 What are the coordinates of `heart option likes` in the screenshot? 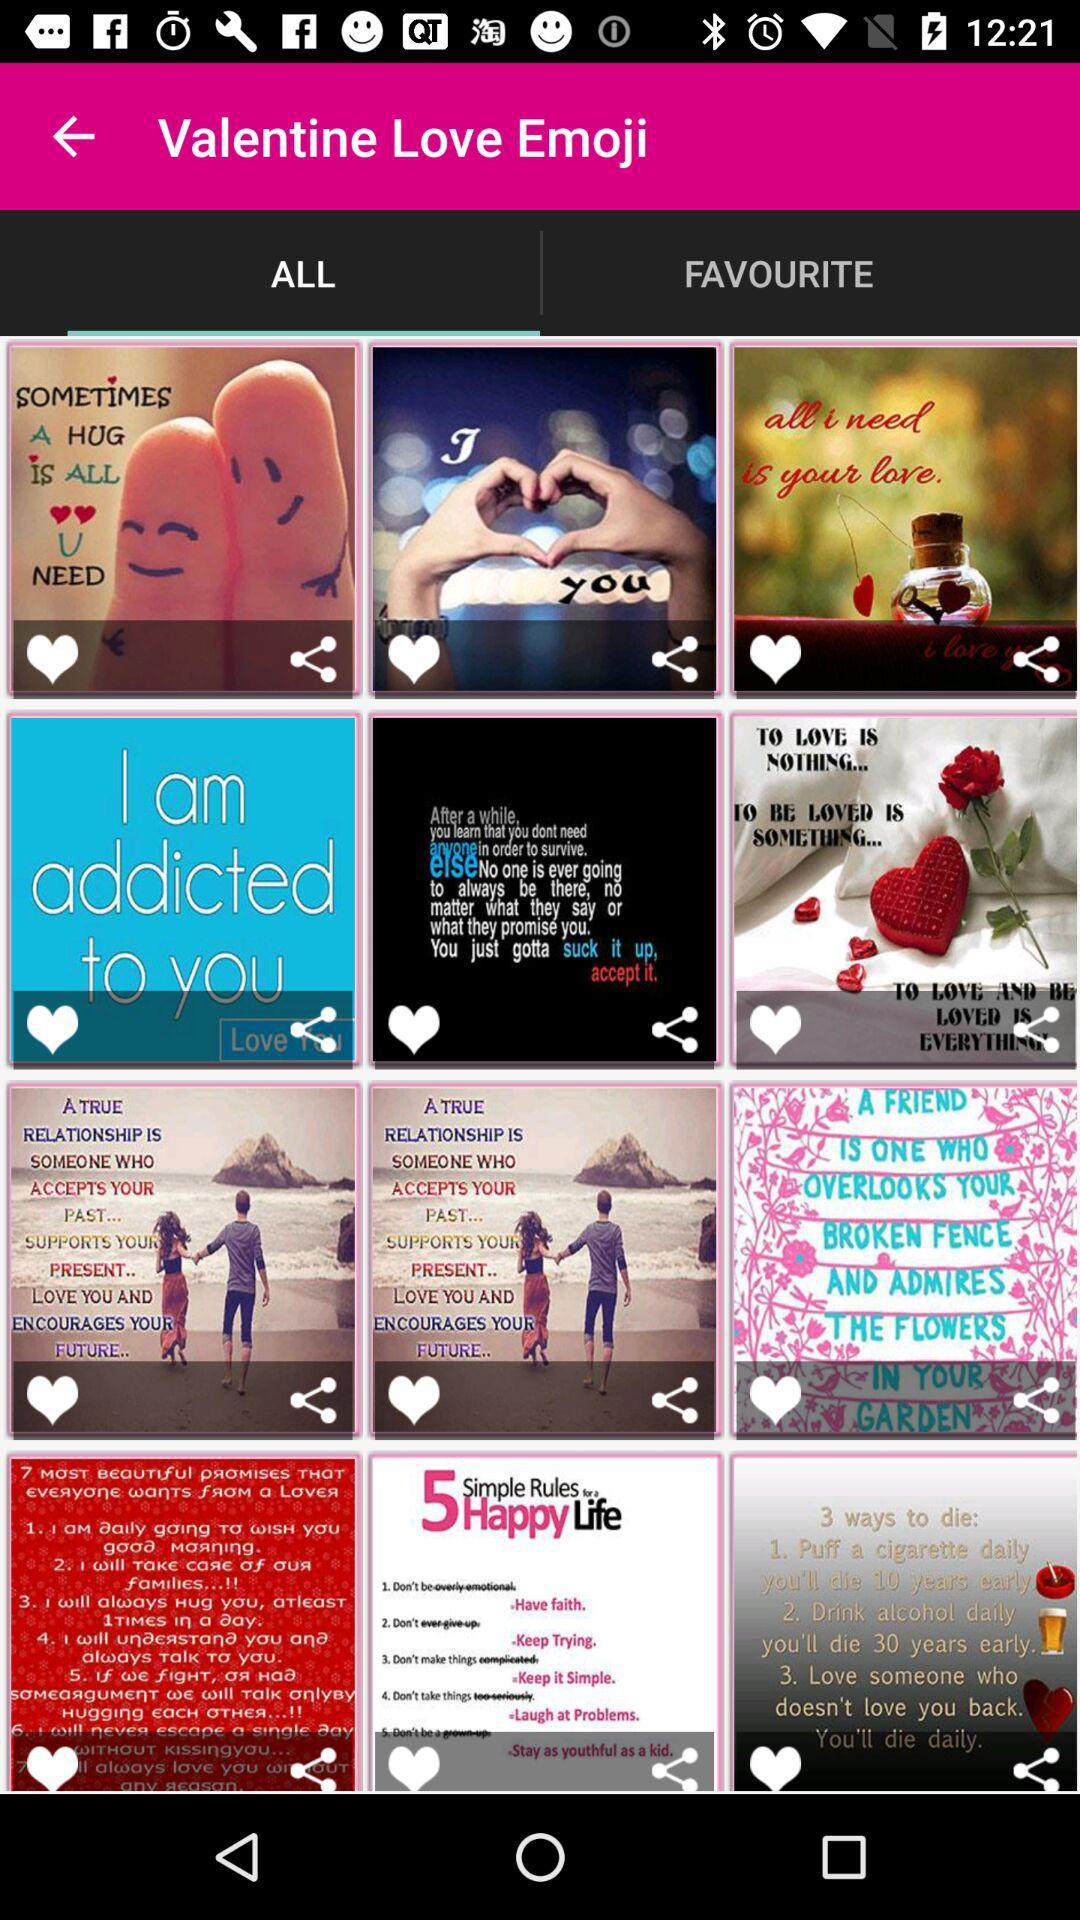 It's located at (774, 659).